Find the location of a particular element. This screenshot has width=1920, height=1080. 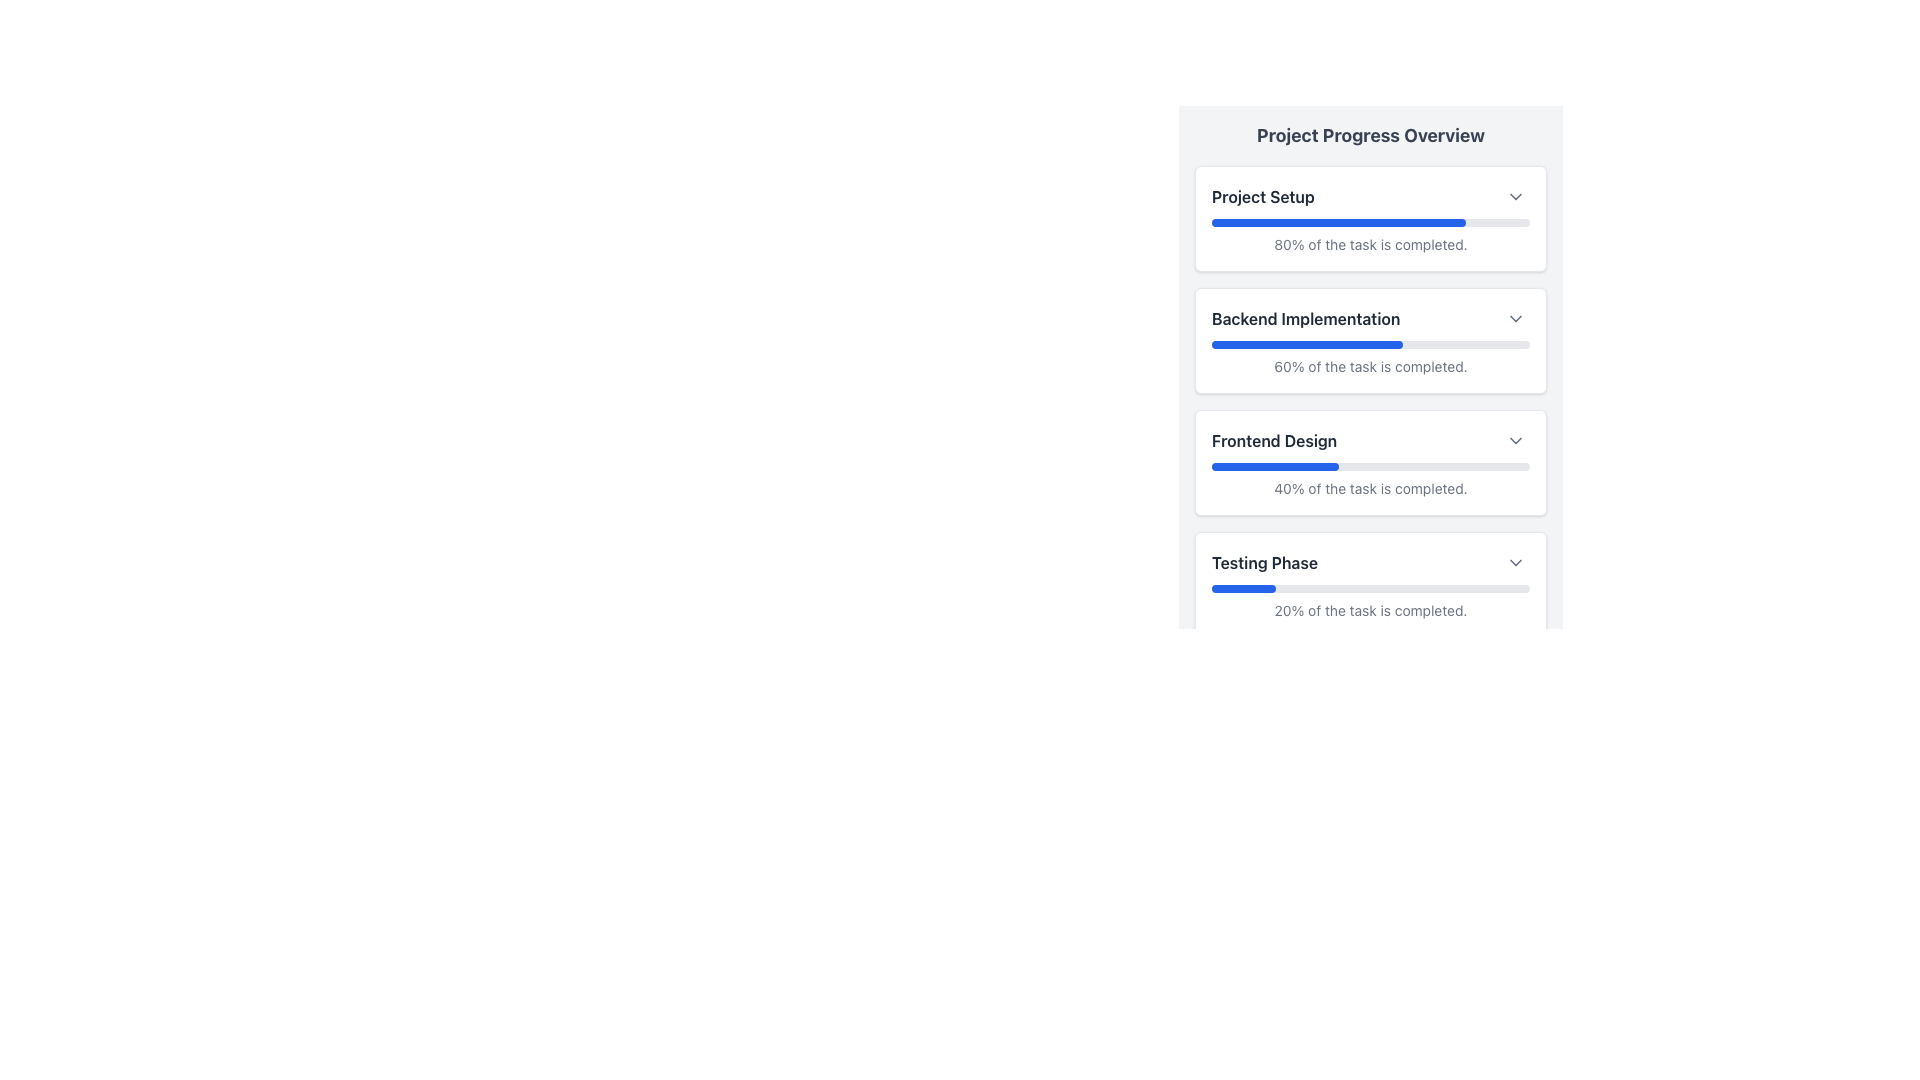

the header text label in the 'Project Progress Overview' section, which is located on the fourth row and is positioned towards the left, before the chevron and details icons is located at coordinates (1263, 563).